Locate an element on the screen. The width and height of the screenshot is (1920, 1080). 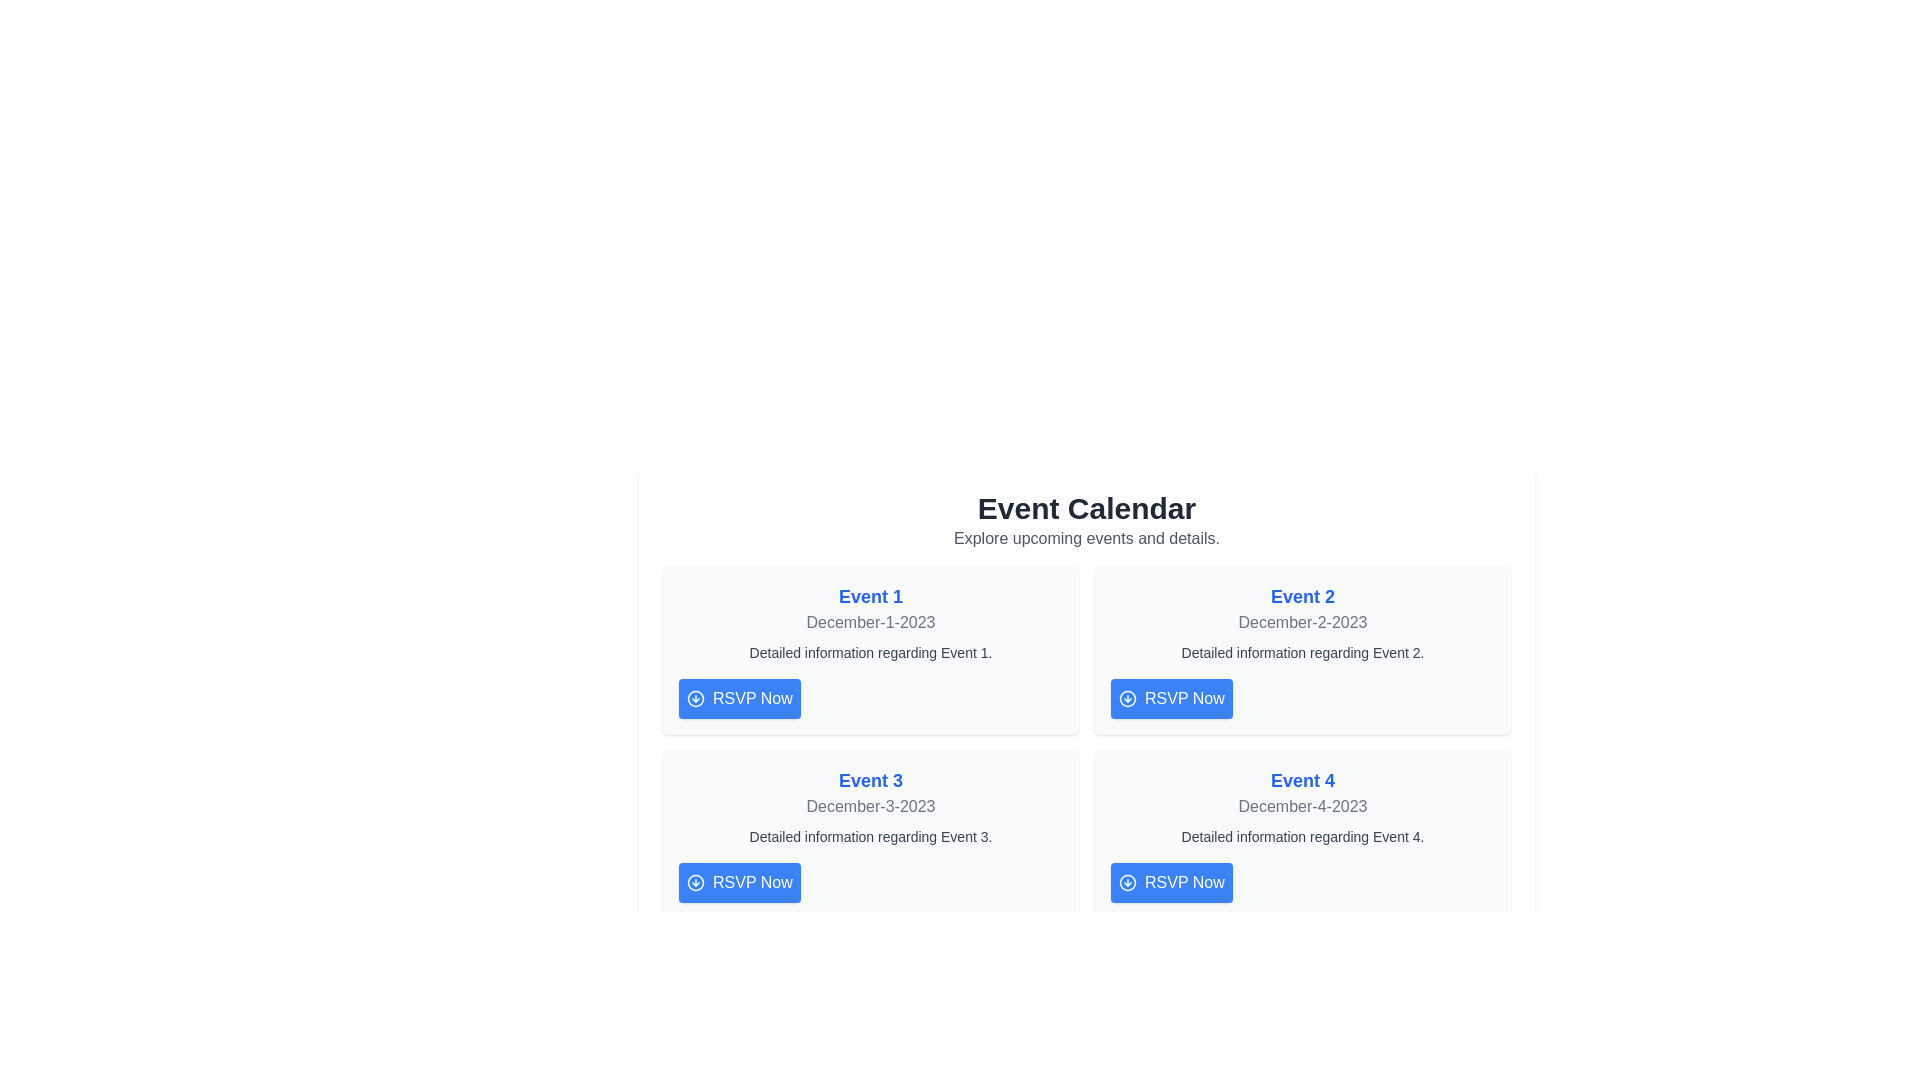
text label that provides additional details about 'Event 1', located below the event title and date within its event card is located at coordinates (870, 652).